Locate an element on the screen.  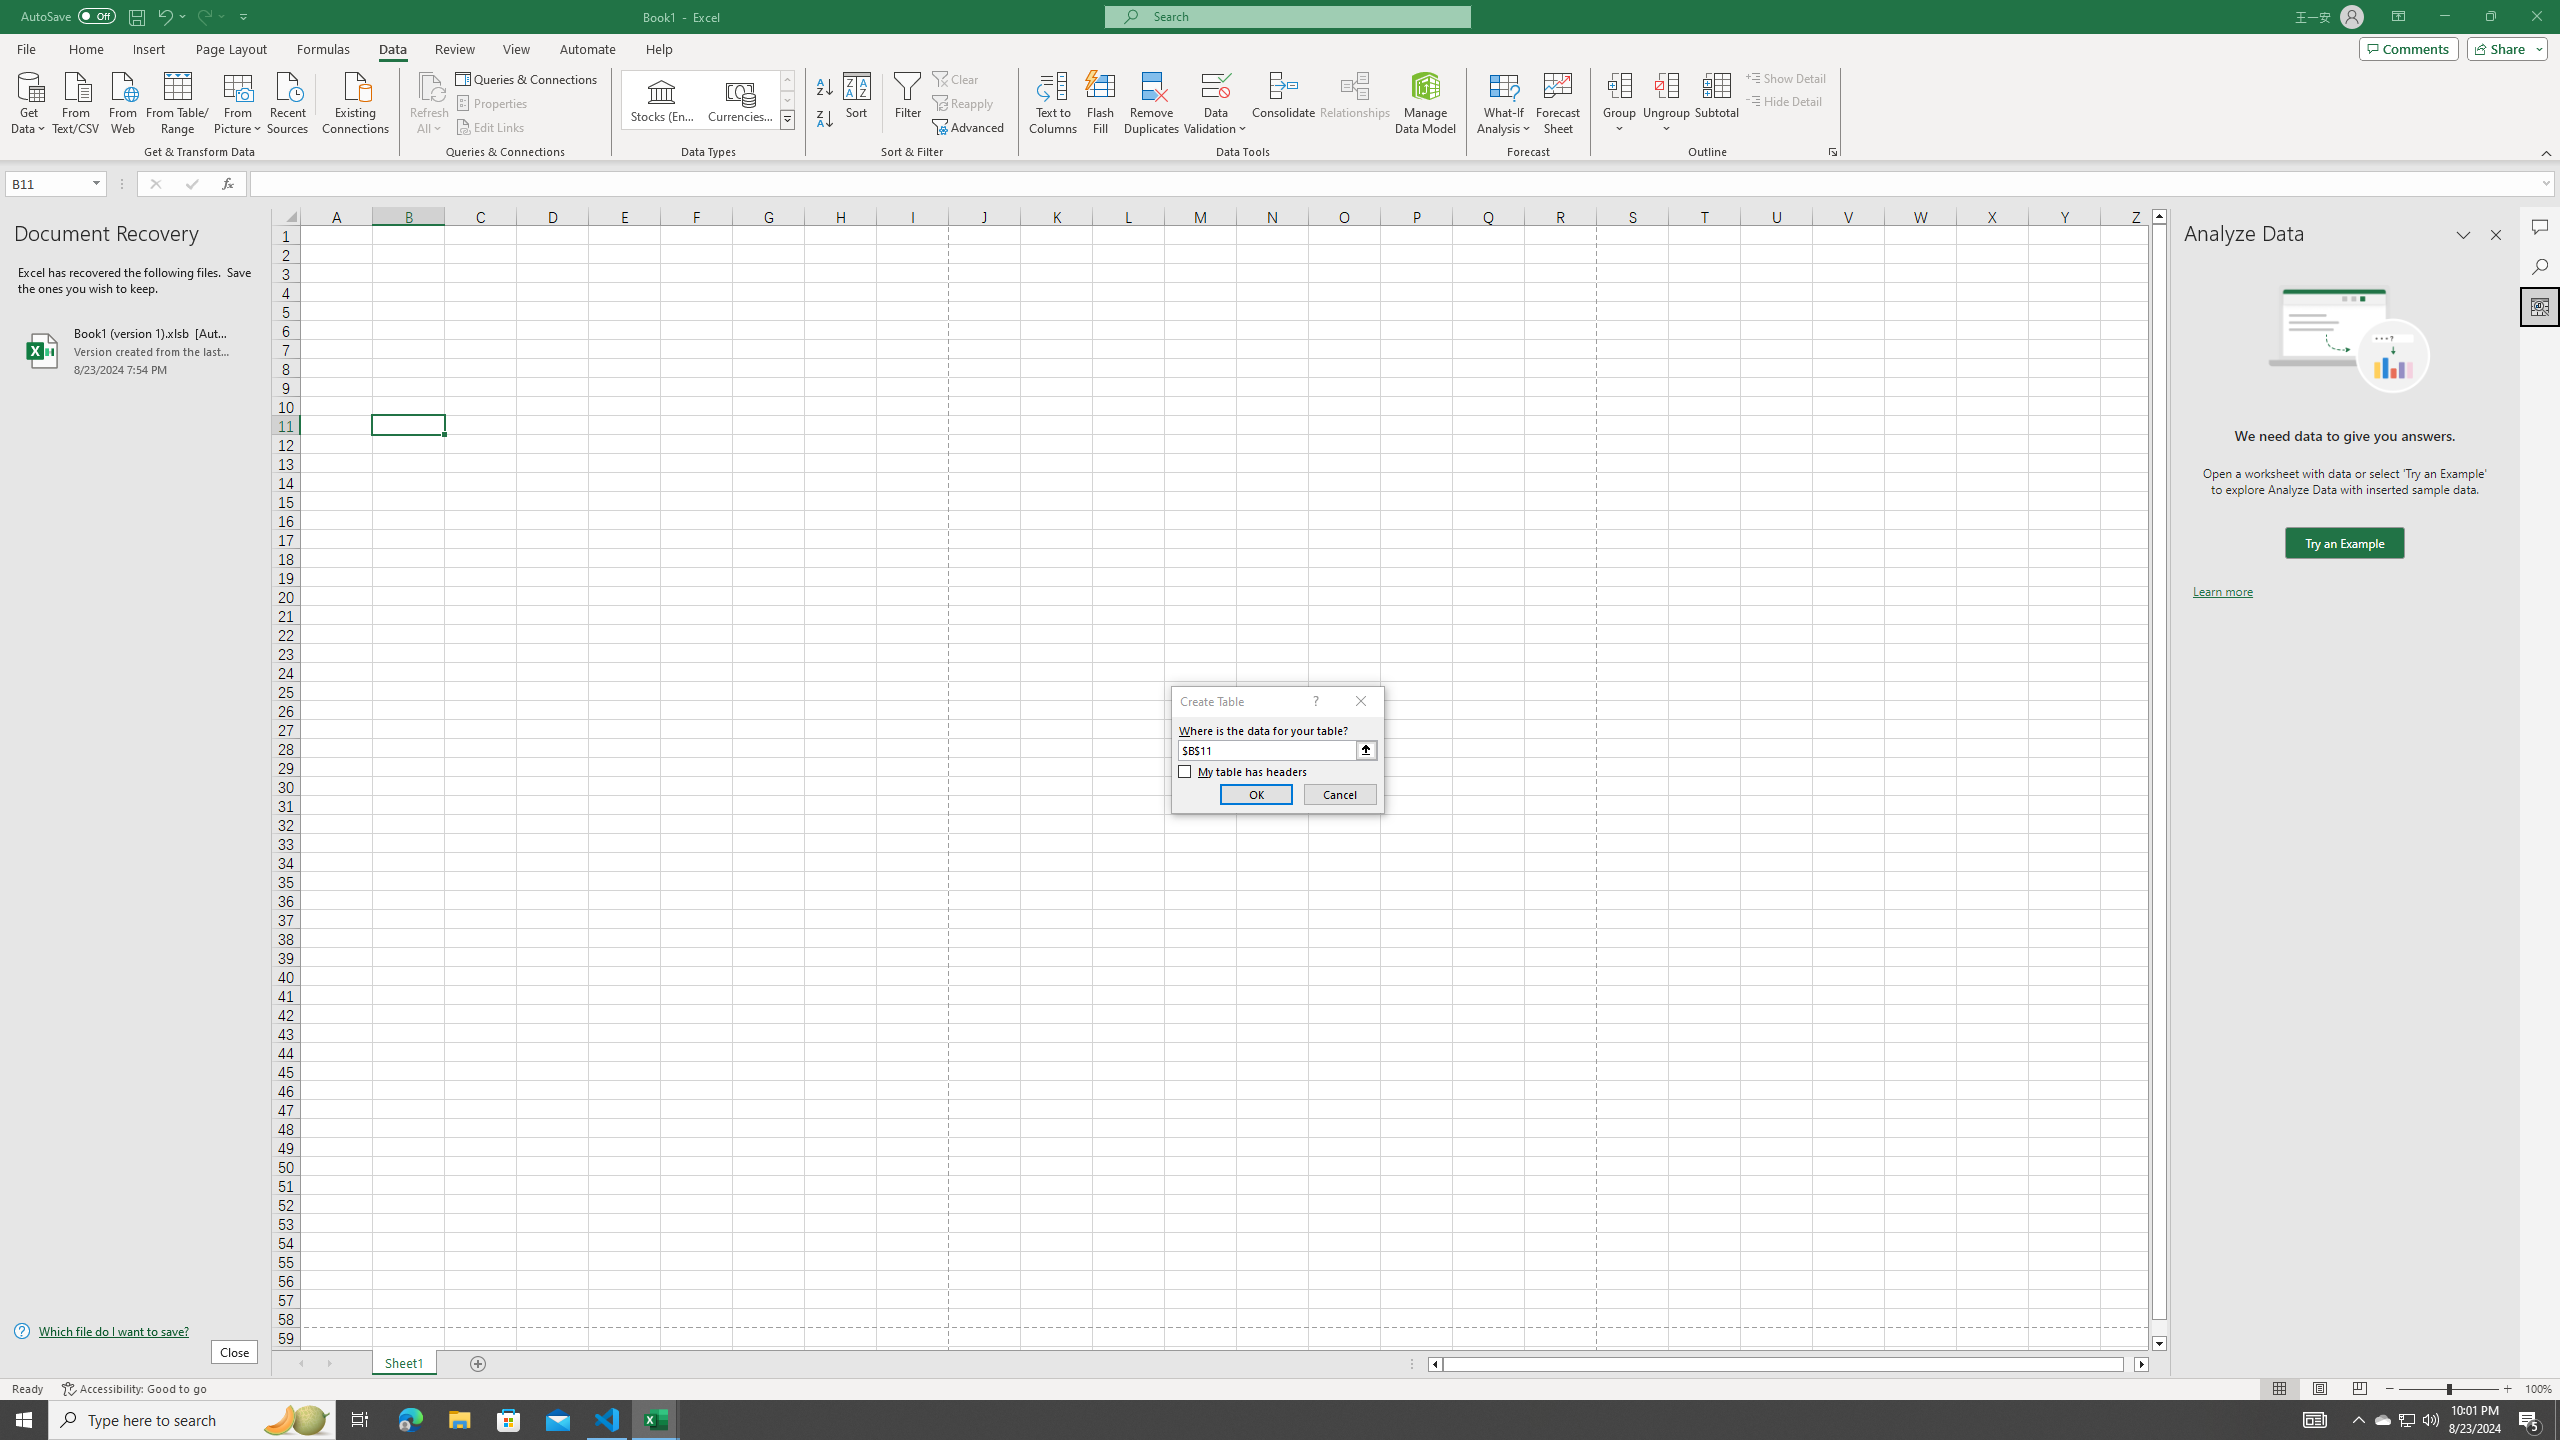
'Line up' is located at coordinates (2159, 215).